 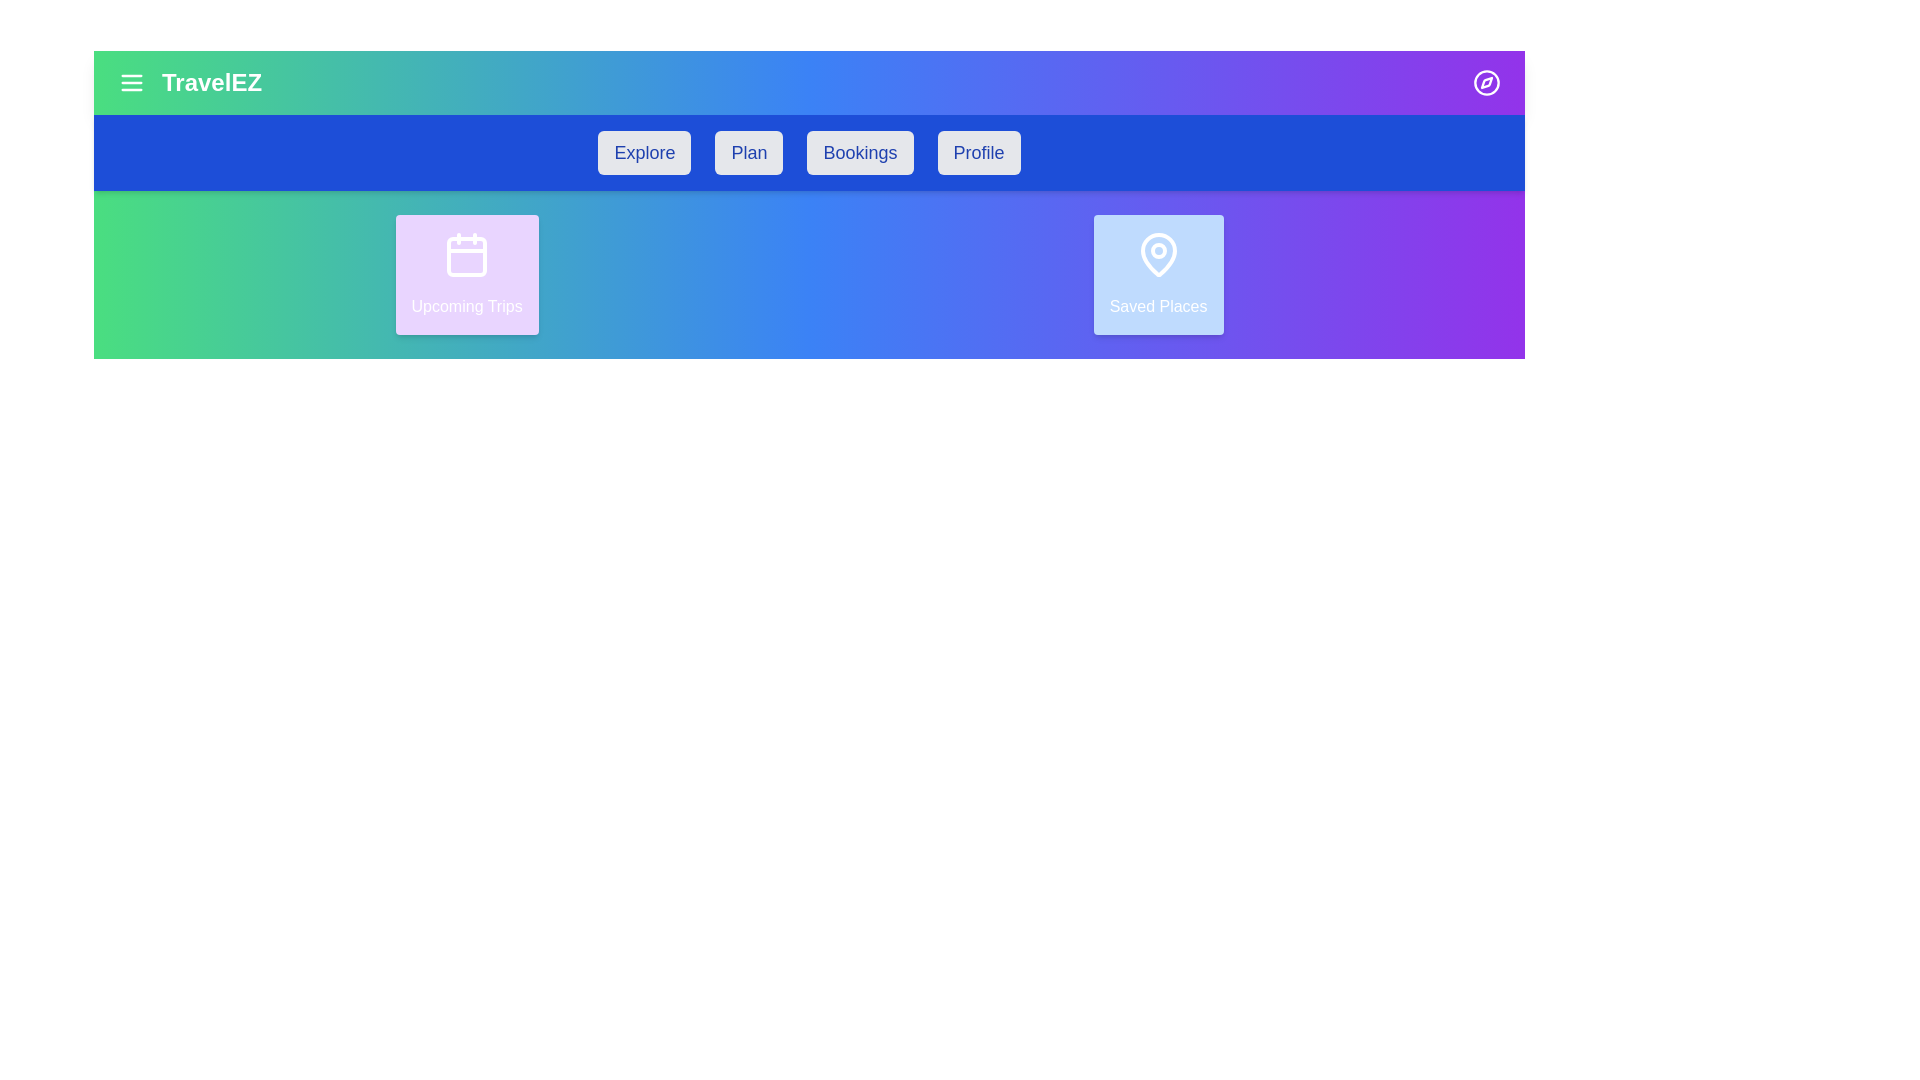 What do you see at coordinates (1157, 274) in the screenshot?
I see `the 'Saved Places' card` at bounding box center [1157, 274].